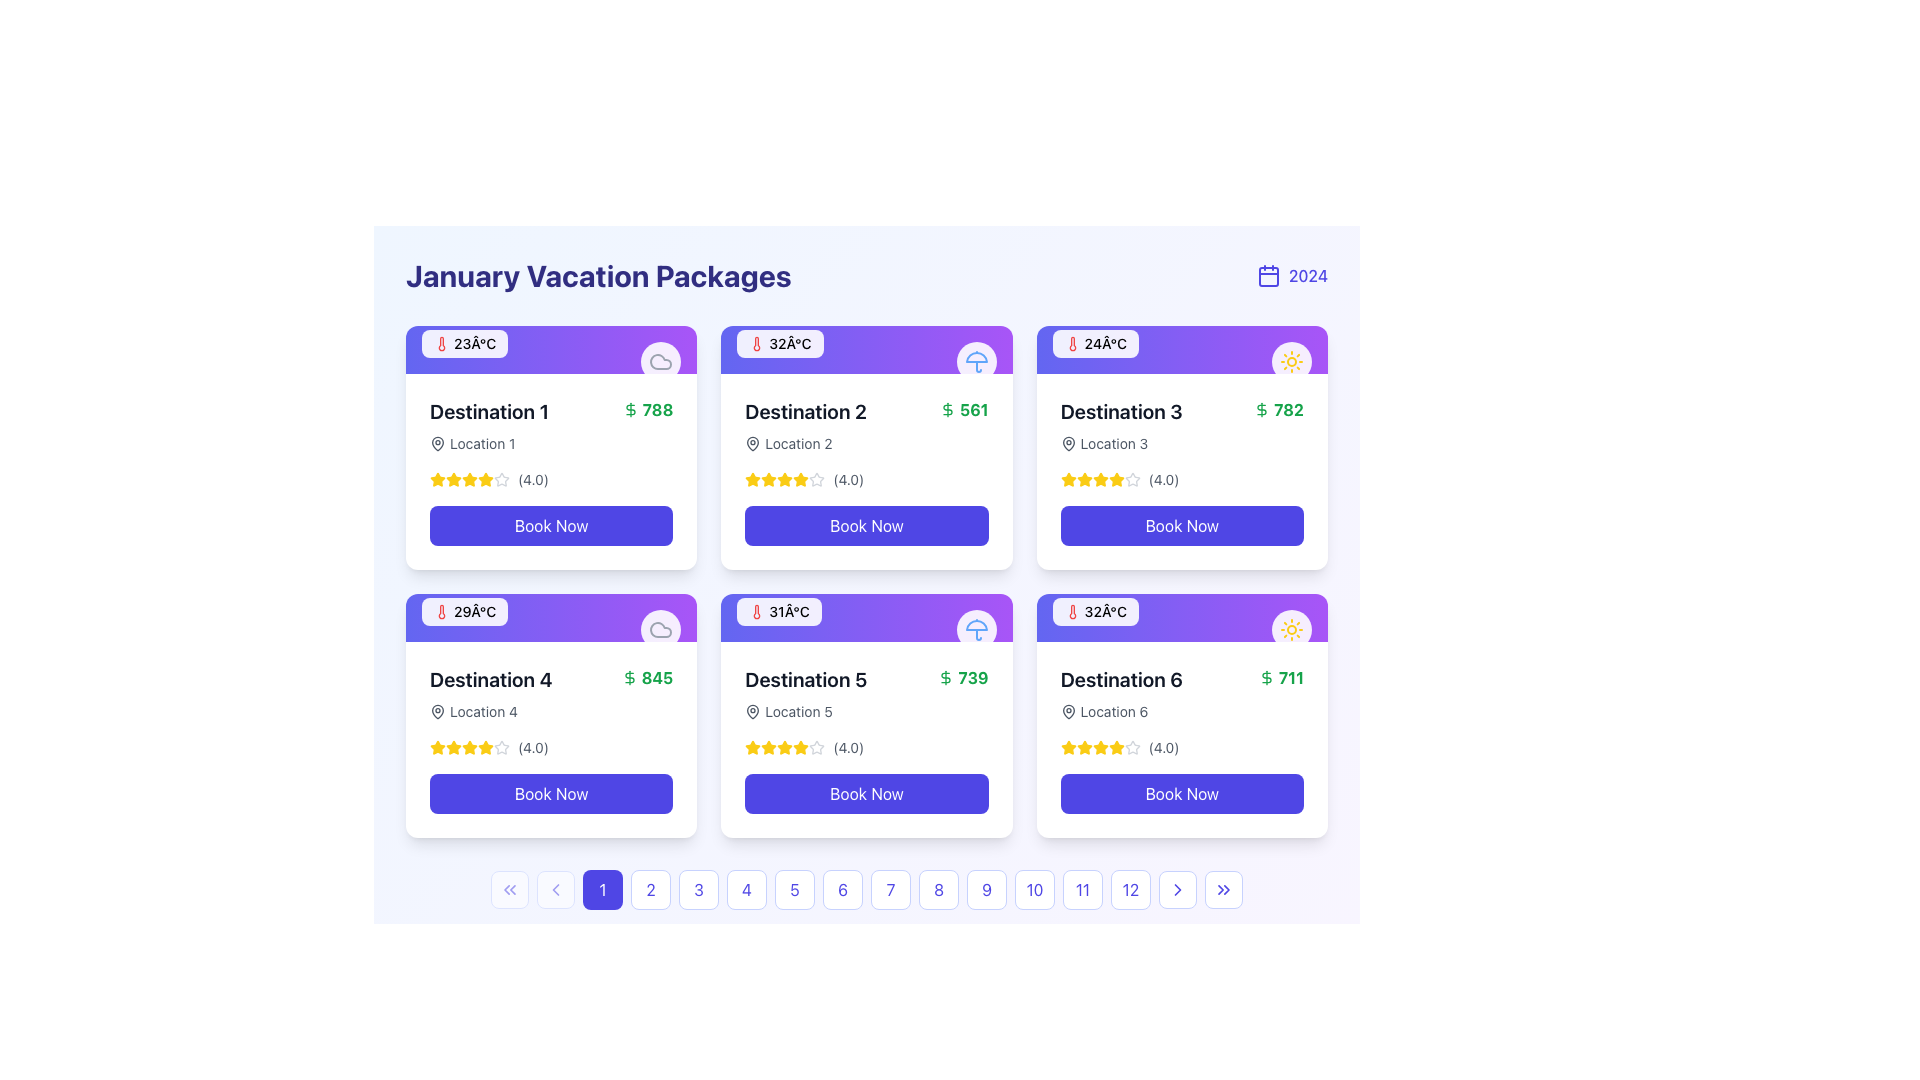 Image resolution: width=1920 pixels, height=1080 pixels. I want to click on the small square button with the number '10' in bold font, so click(1035, 889).